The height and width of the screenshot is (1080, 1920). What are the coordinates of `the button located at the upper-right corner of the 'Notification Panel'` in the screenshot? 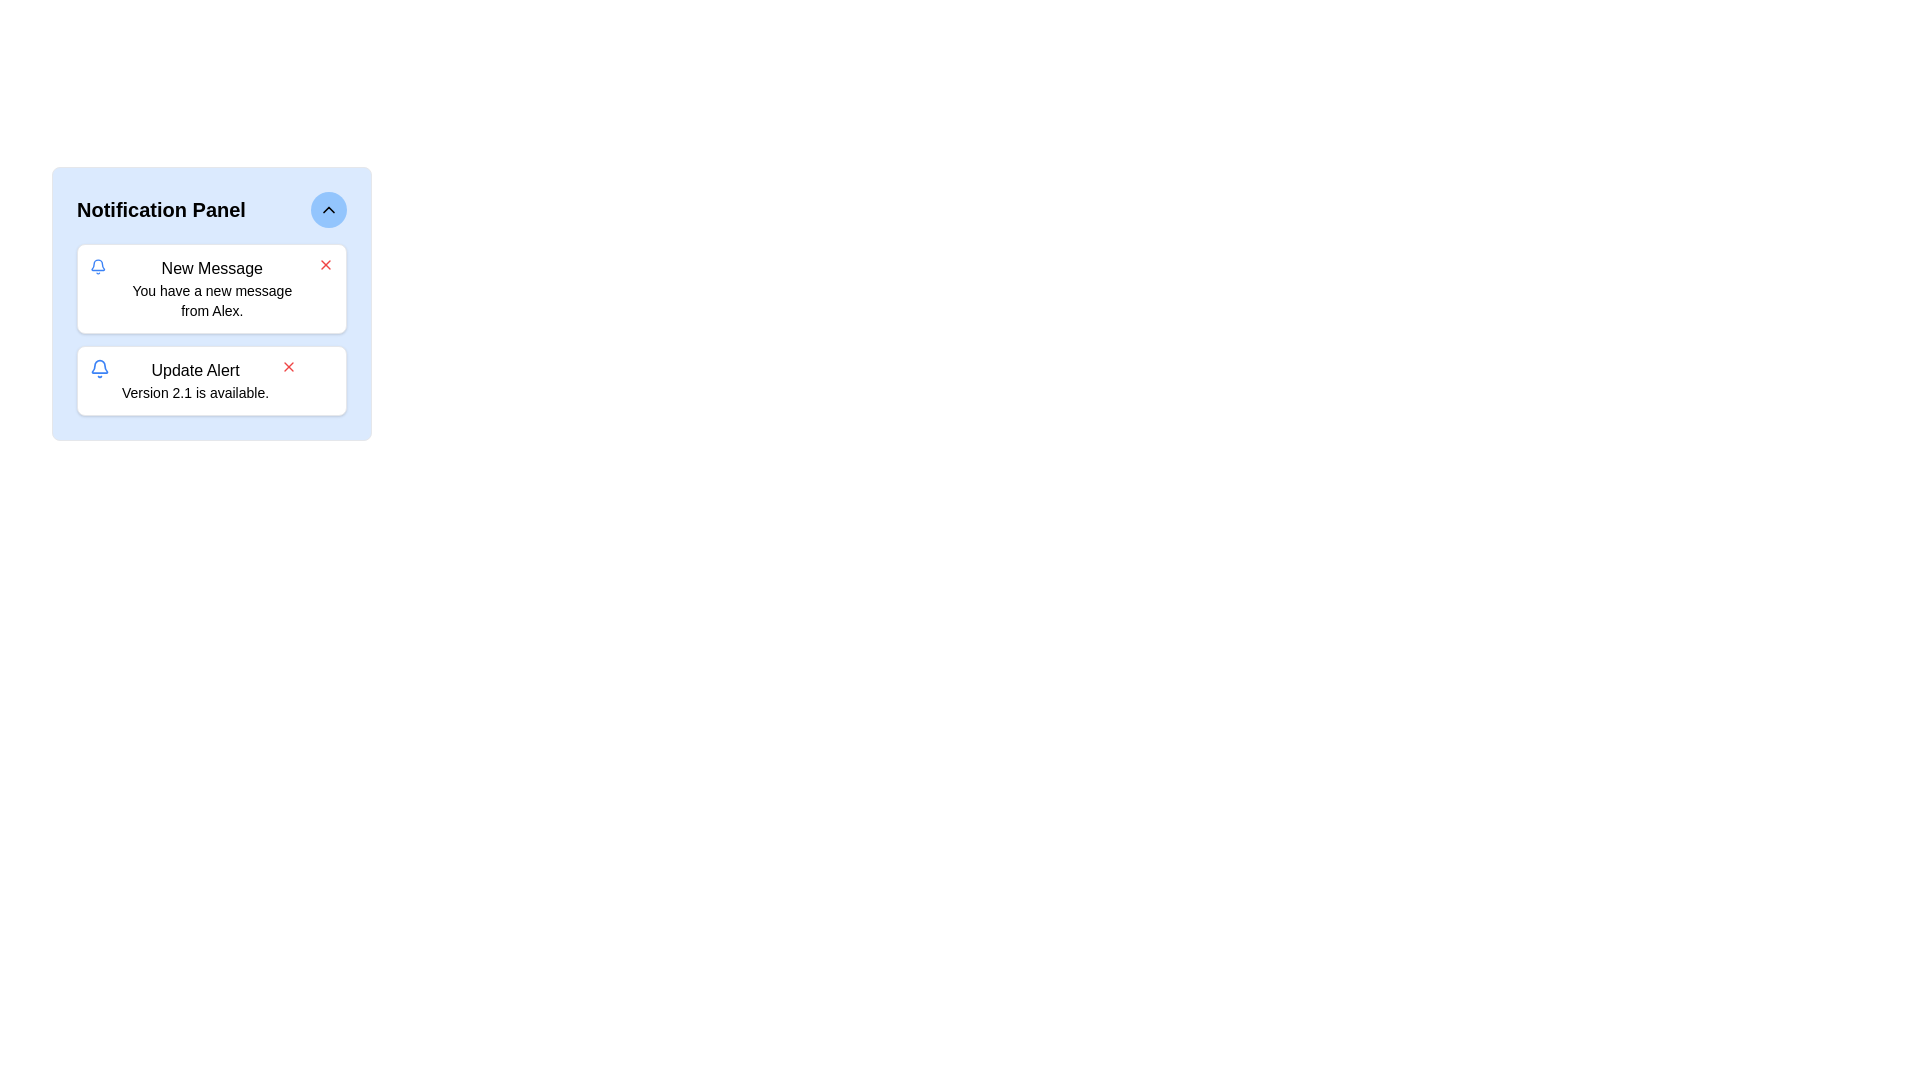 It's located at (329, 209).